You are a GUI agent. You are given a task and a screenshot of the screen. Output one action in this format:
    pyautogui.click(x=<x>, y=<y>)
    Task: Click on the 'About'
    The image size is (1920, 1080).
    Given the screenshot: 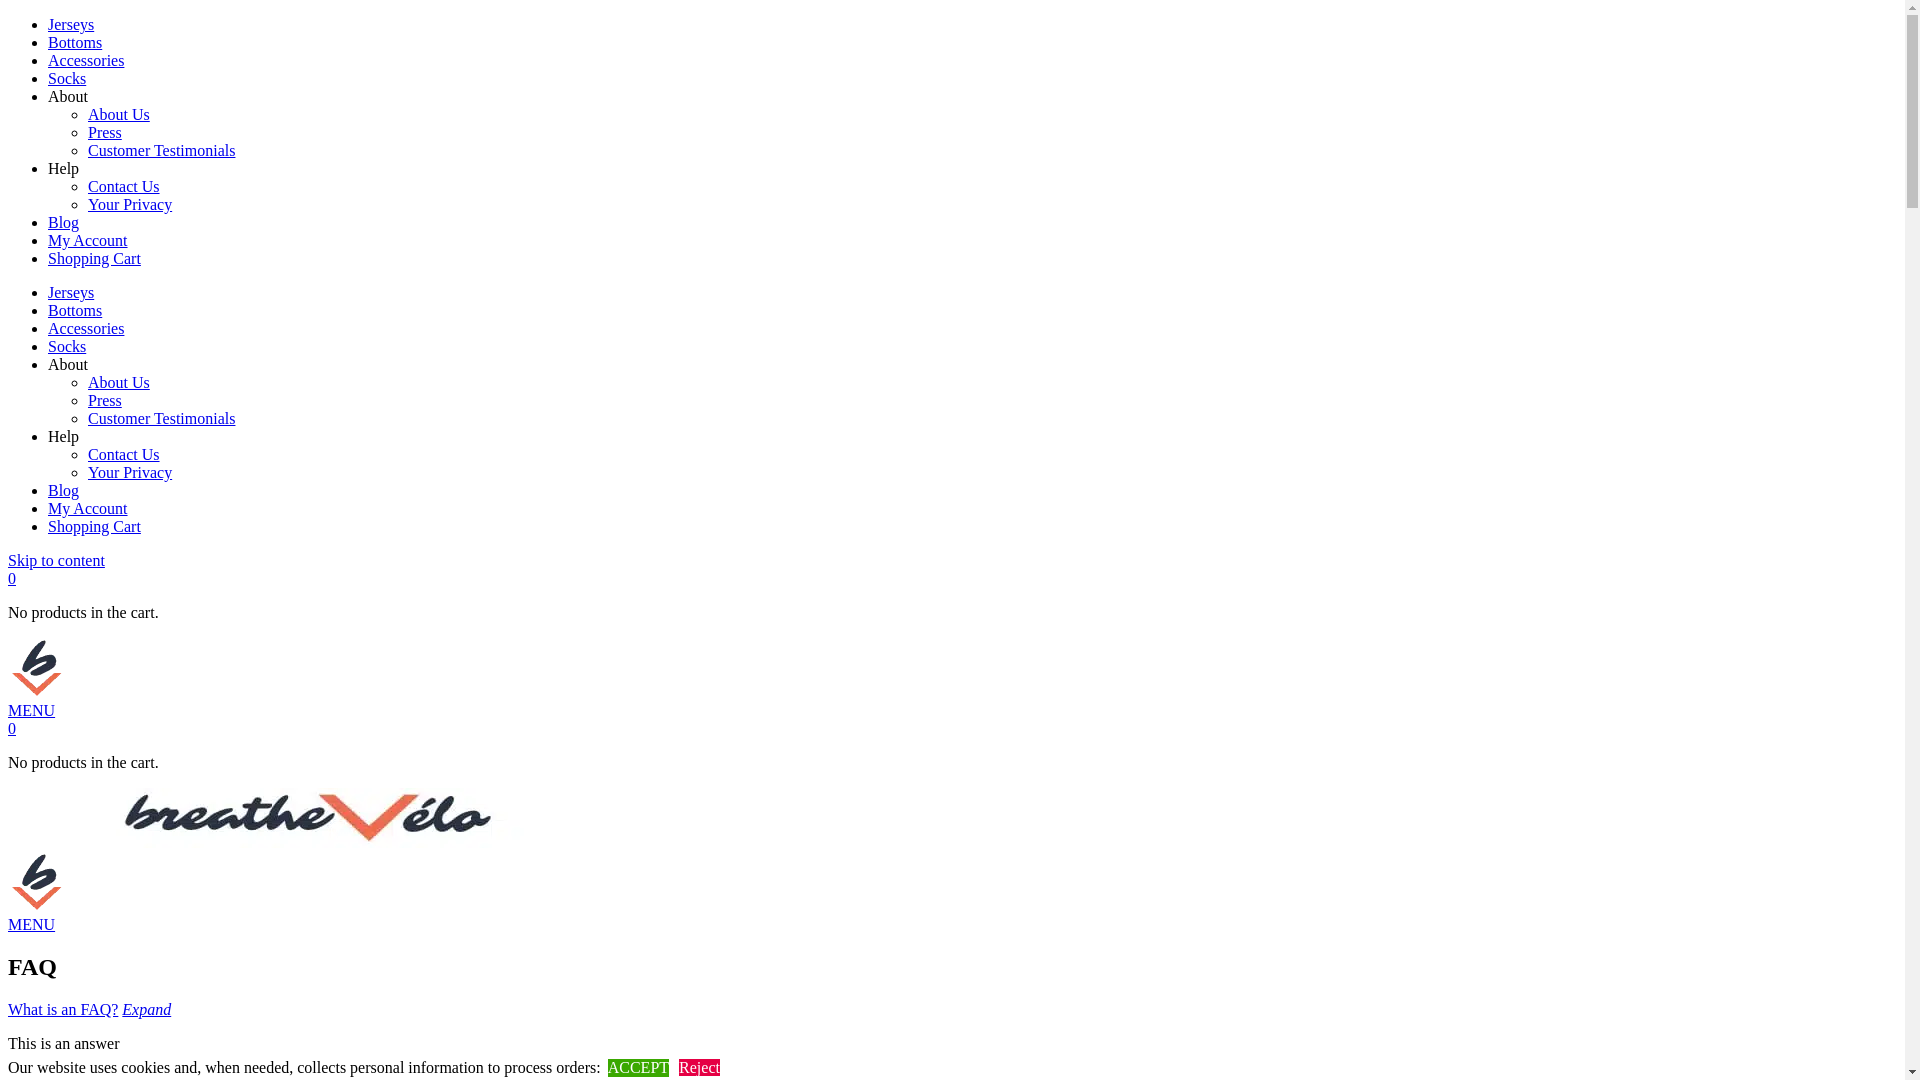 What is the action you would take?
    pyautogui.click(x=67, y=364)
    